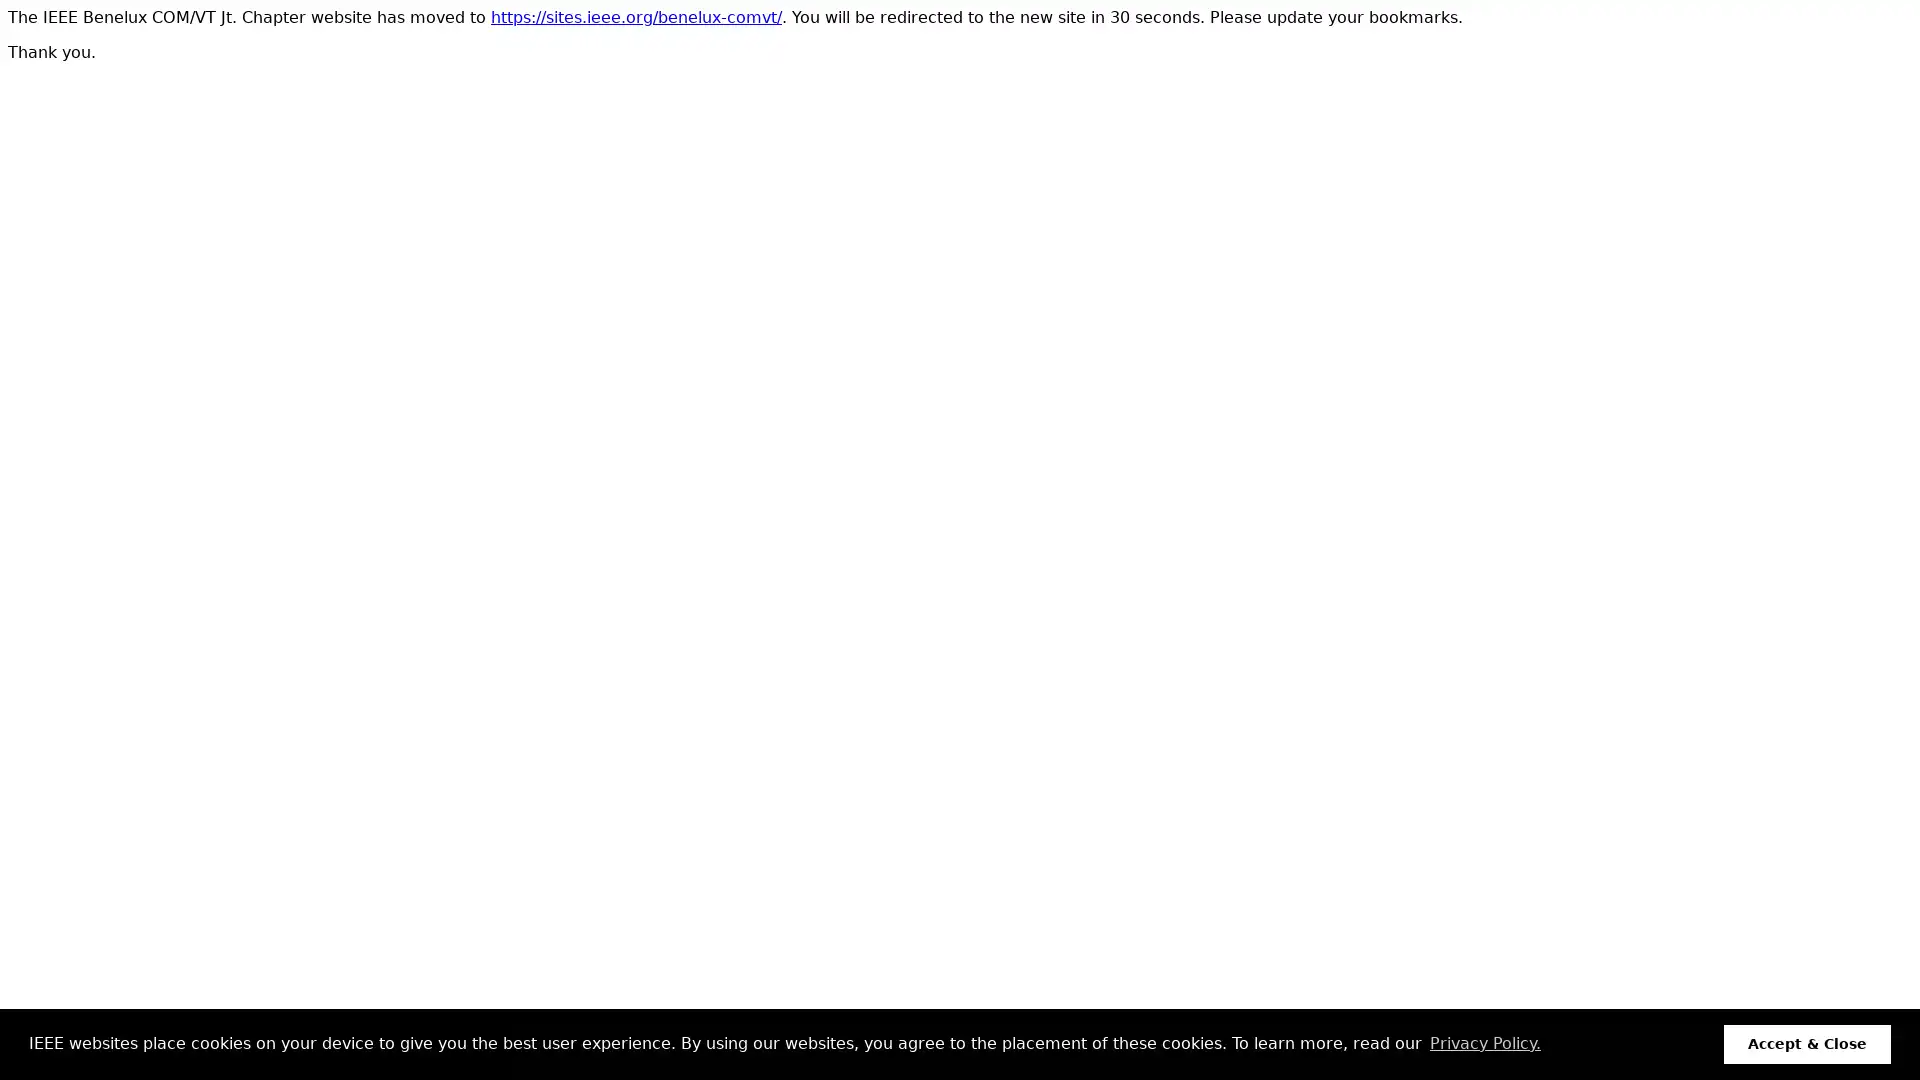 The image size is (1920, 1080). I want to click on learn more about cookies, so click(1484, 1043).